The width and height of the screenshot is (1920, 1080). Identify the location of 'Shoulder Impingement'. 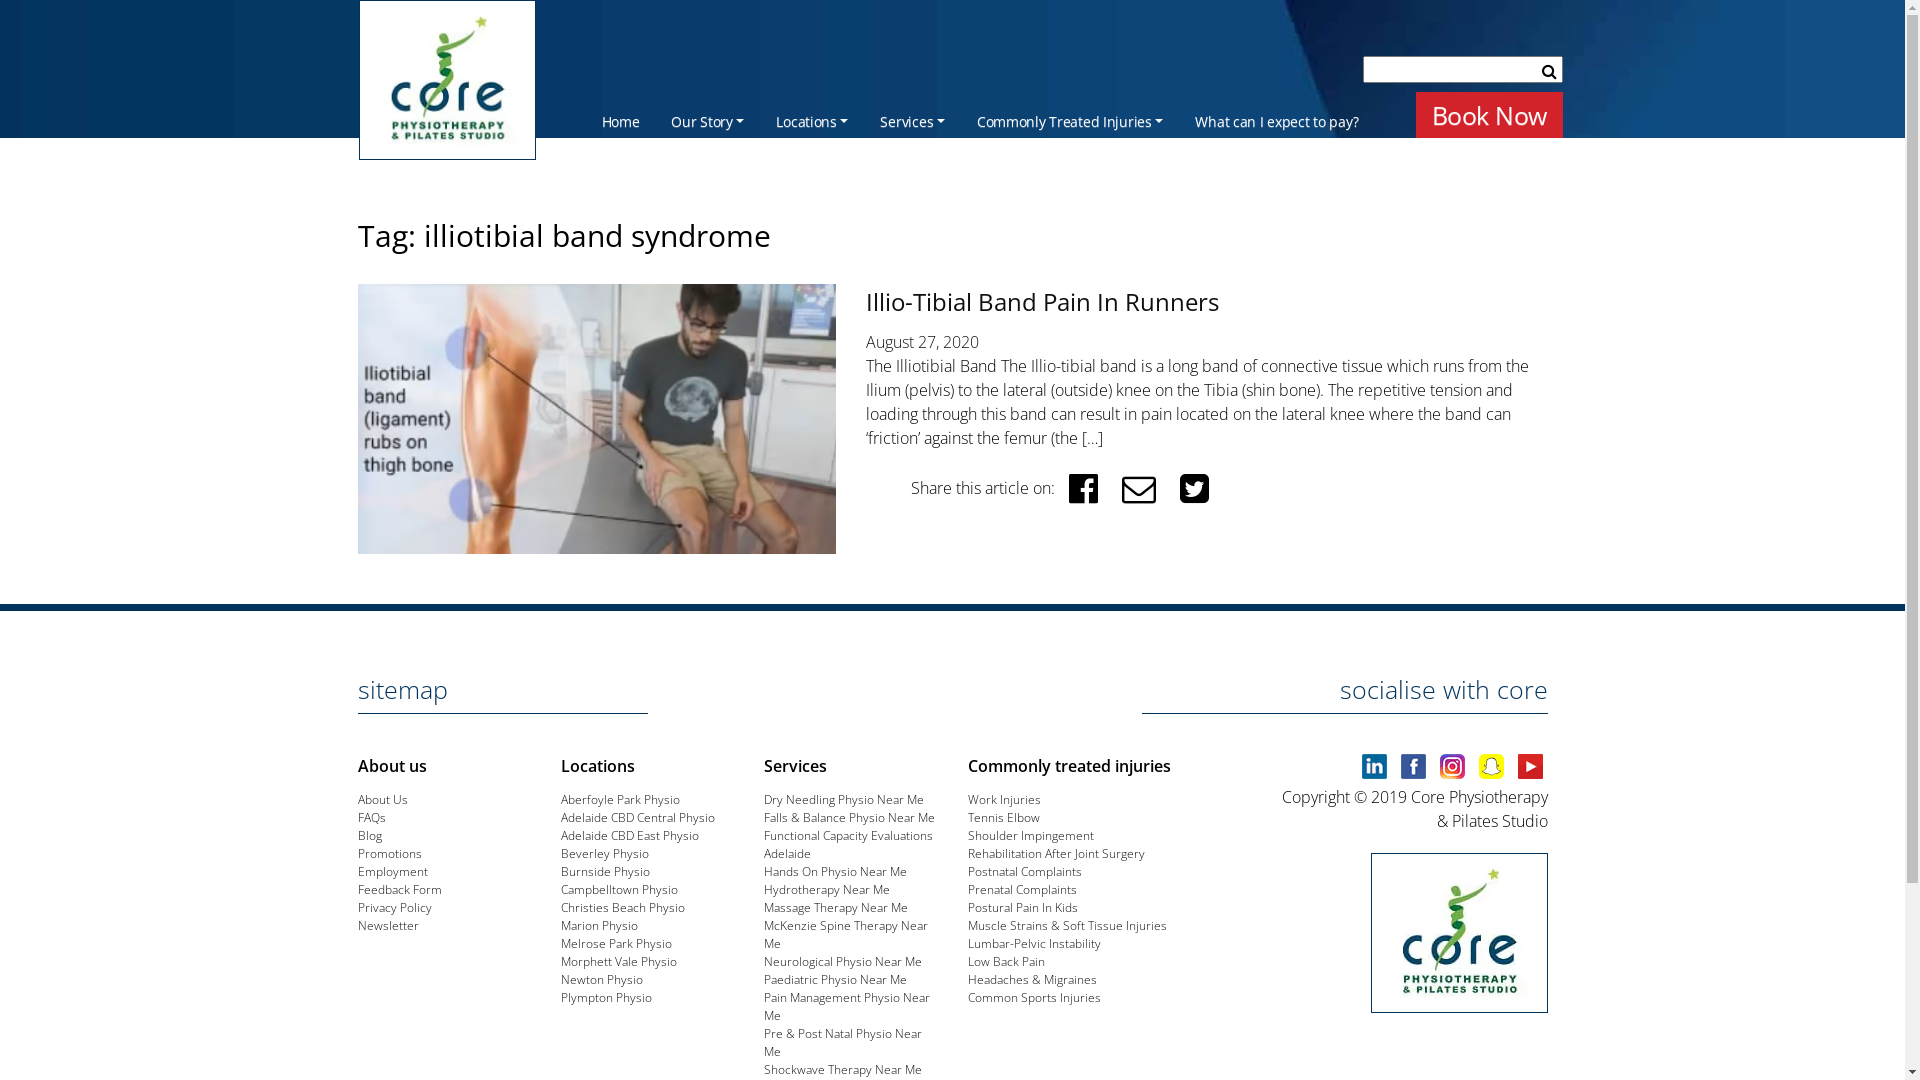
(1031, 835).